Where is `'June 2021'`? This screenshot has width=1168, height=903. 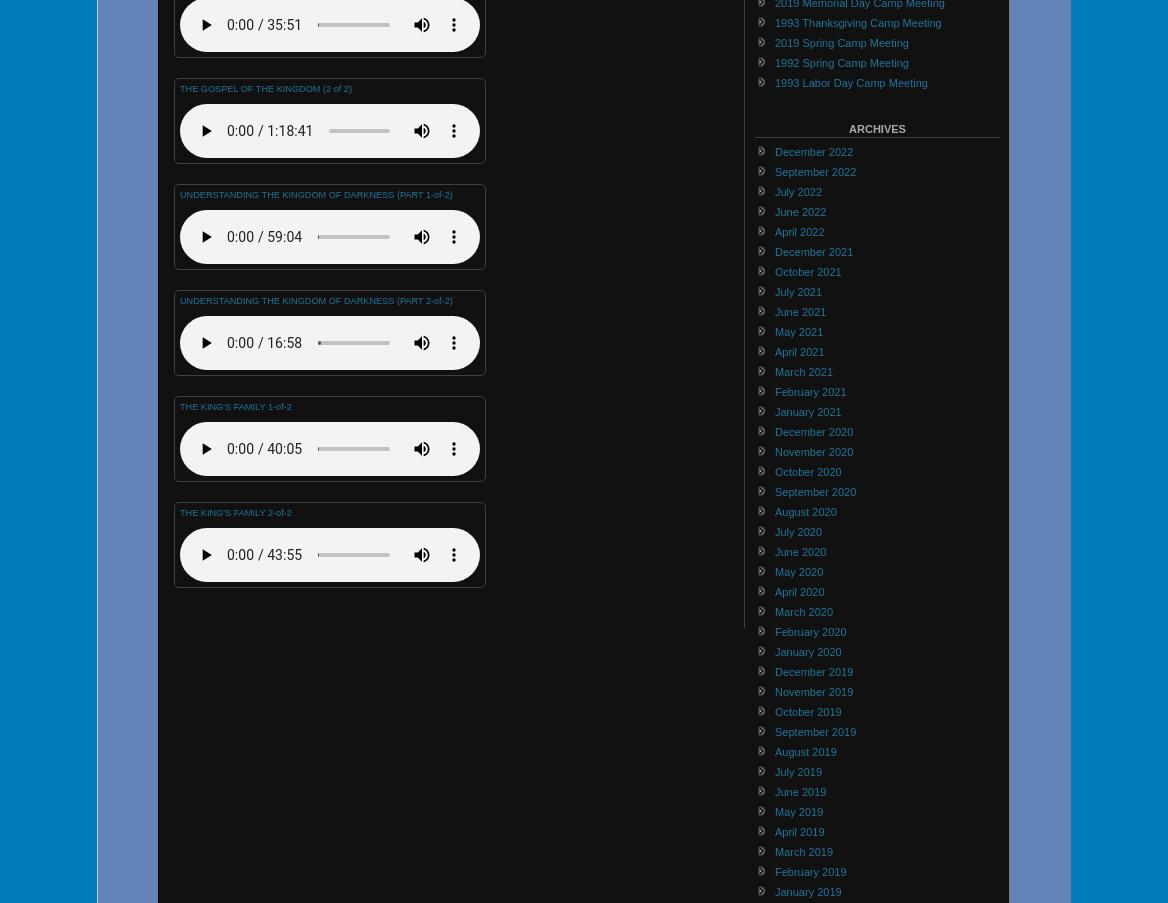
'June 2021' is located at coordinates (800, 309).